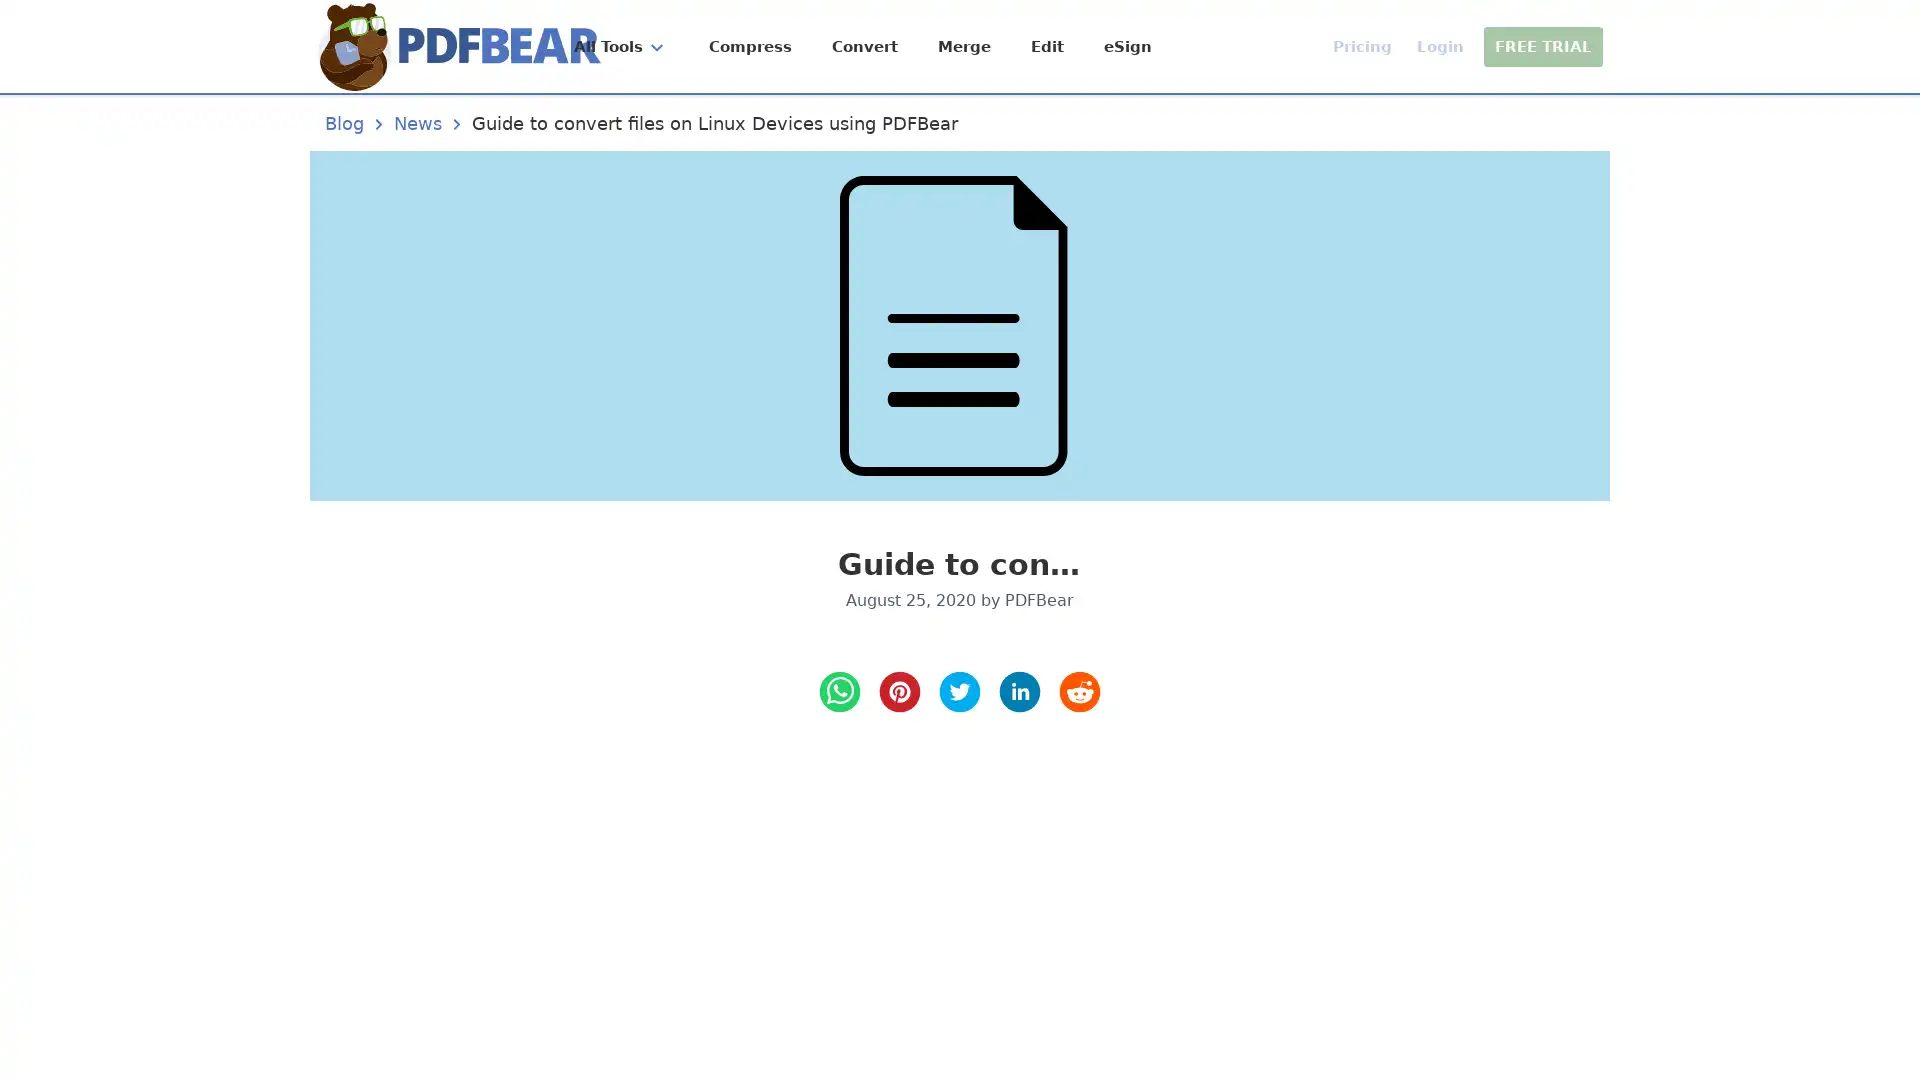  Describe the element at coordinates (864, 45) in the screenshot. I see `Convert` at that location.